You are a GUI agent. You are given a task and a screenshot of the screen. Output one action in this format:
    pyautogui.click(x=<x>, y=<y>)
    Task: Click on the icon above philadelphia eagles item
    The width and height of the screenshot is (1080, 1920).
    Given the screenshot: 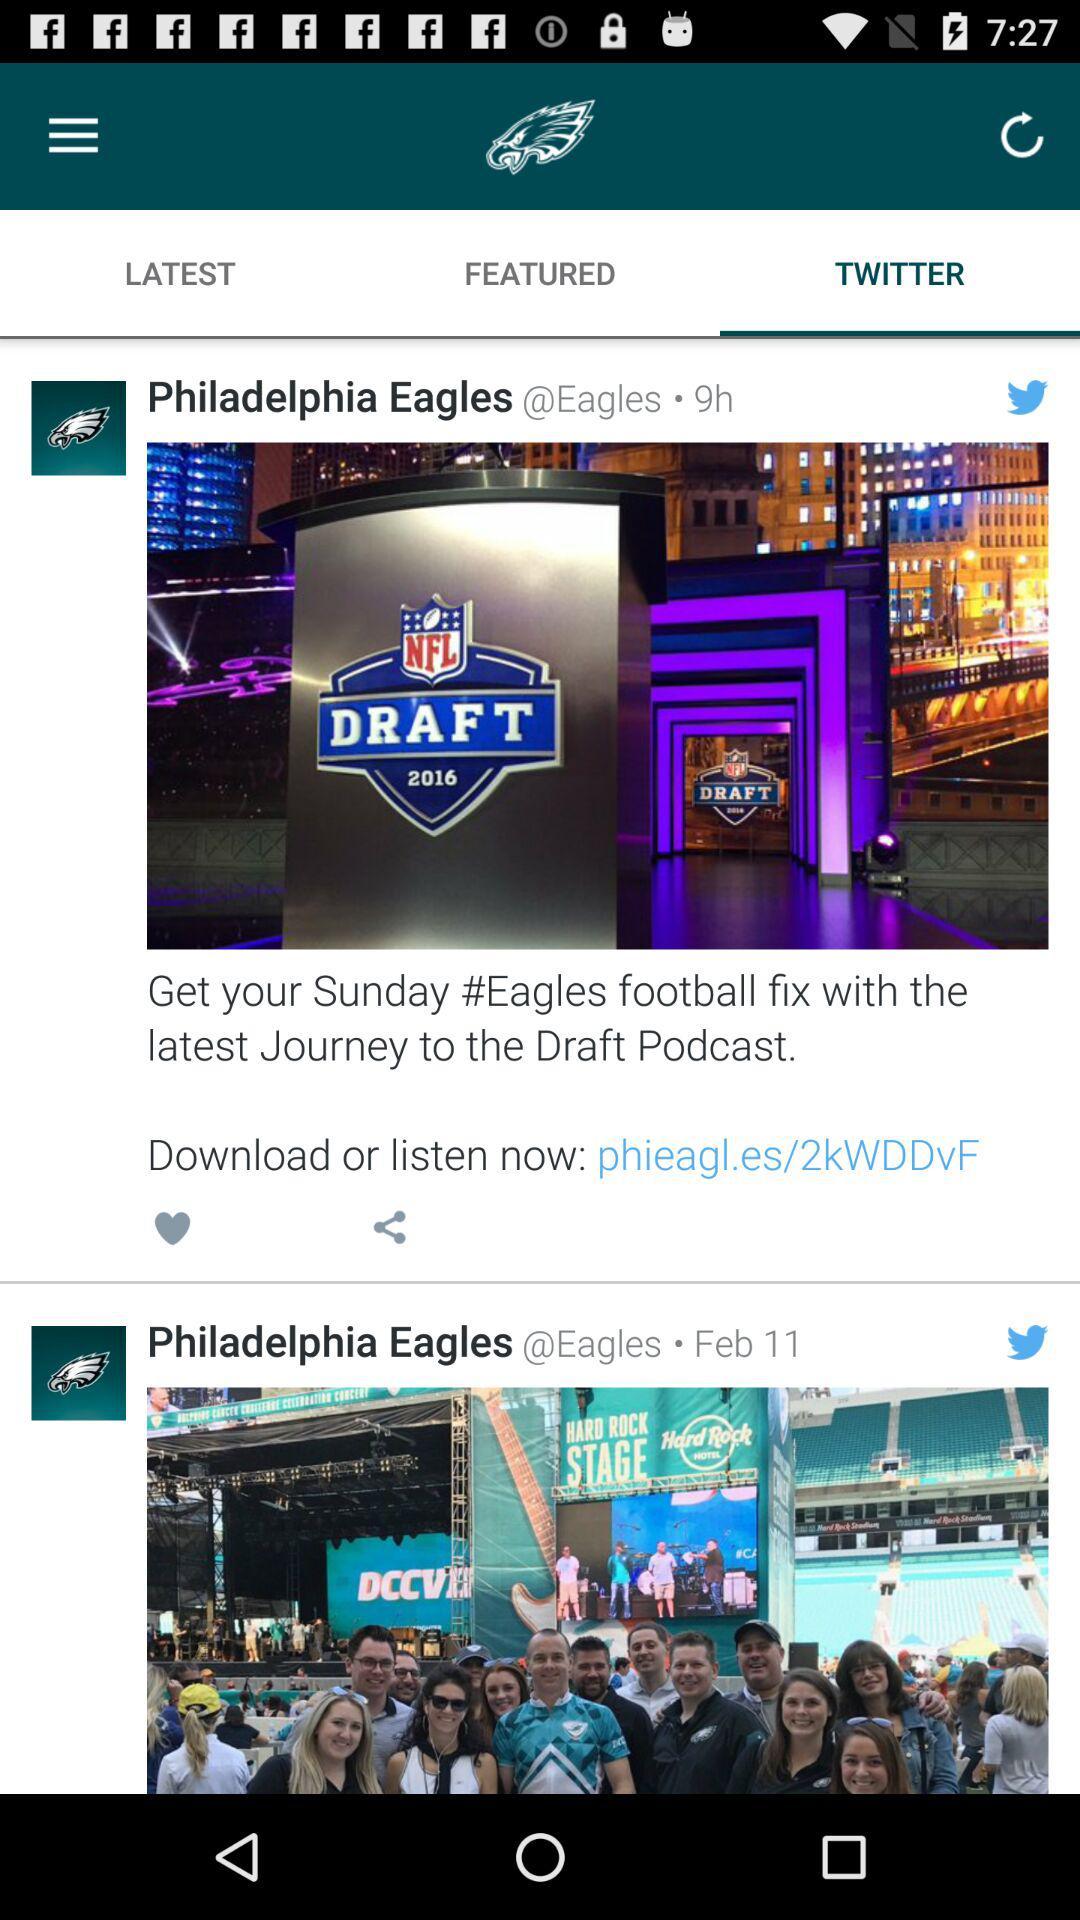 What is the action you would take?
    pyautogui.click(x=389, y=1230)
    